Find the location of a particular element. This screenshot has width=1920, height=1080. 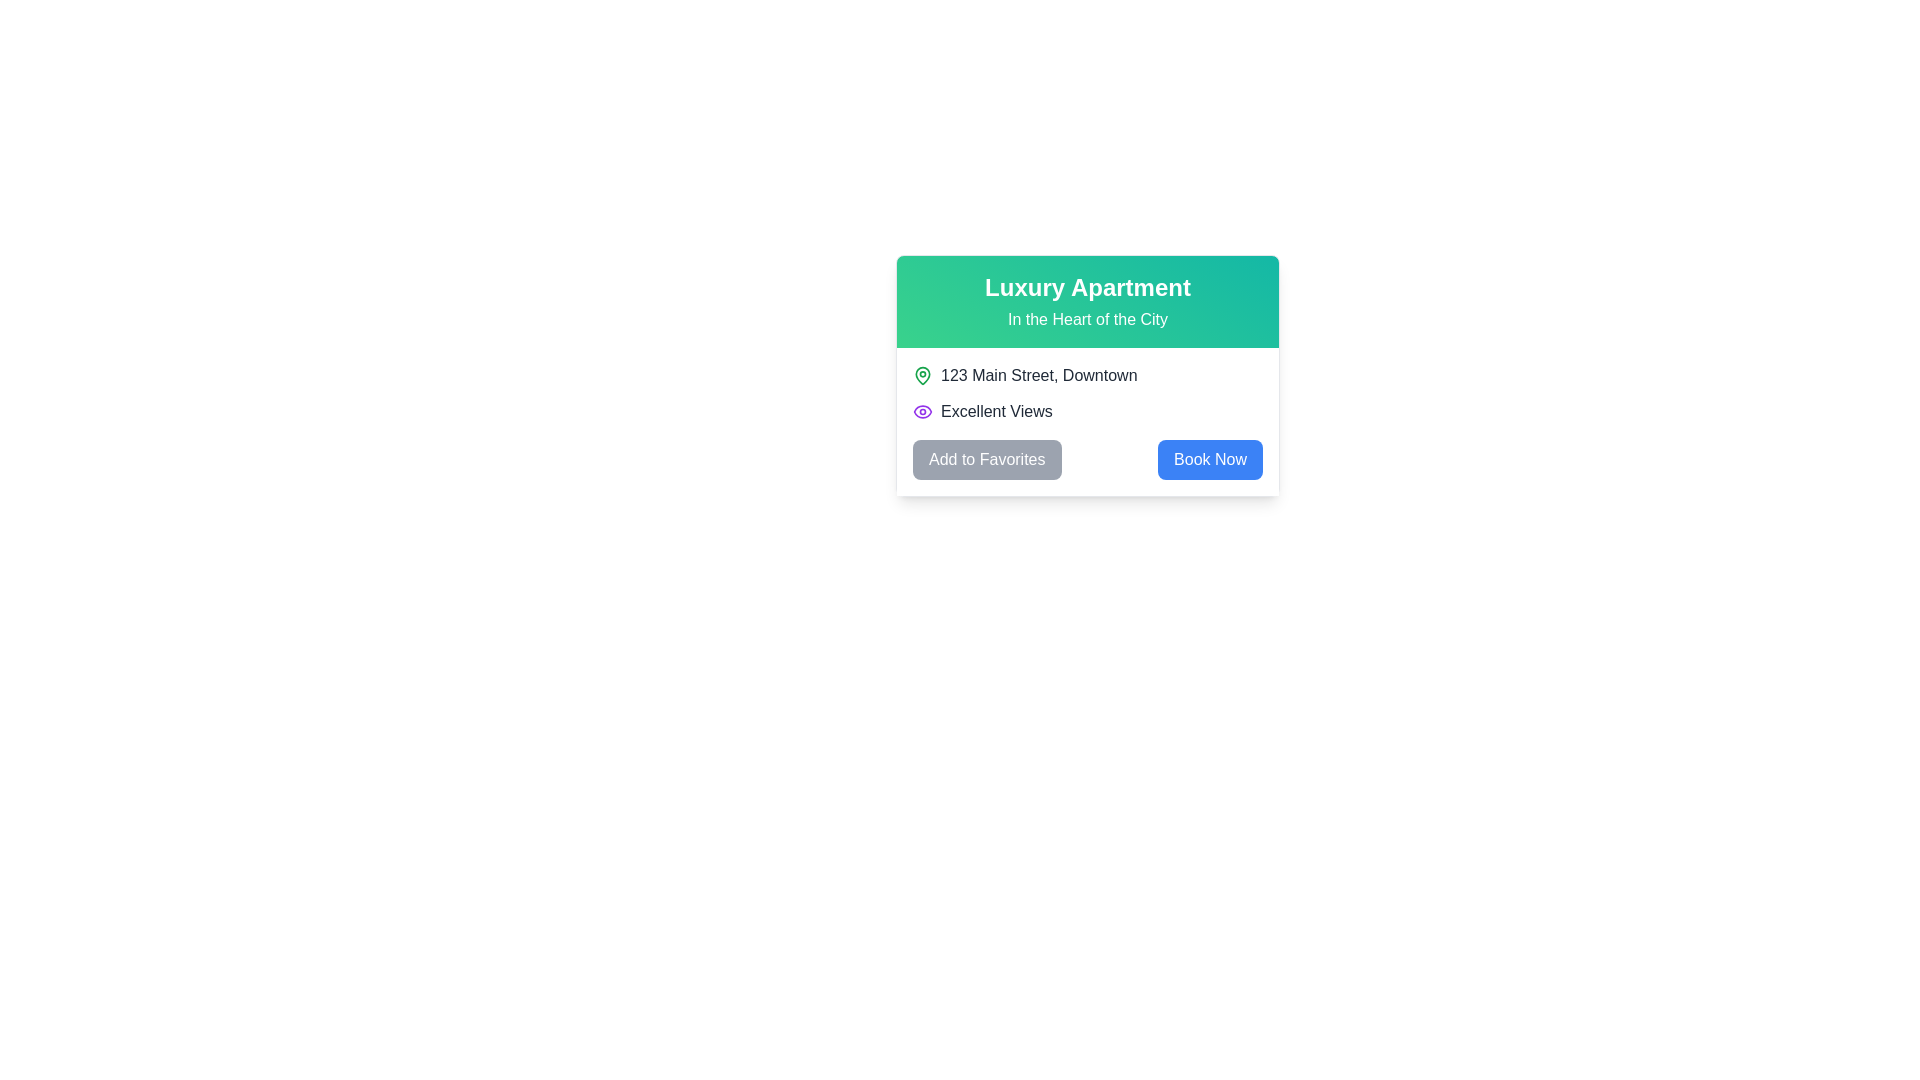

the subtitle text label providing additional information about the 'Luxury Apartment' offering, which is located directly below the title text is located at coordinates (1087, 319).